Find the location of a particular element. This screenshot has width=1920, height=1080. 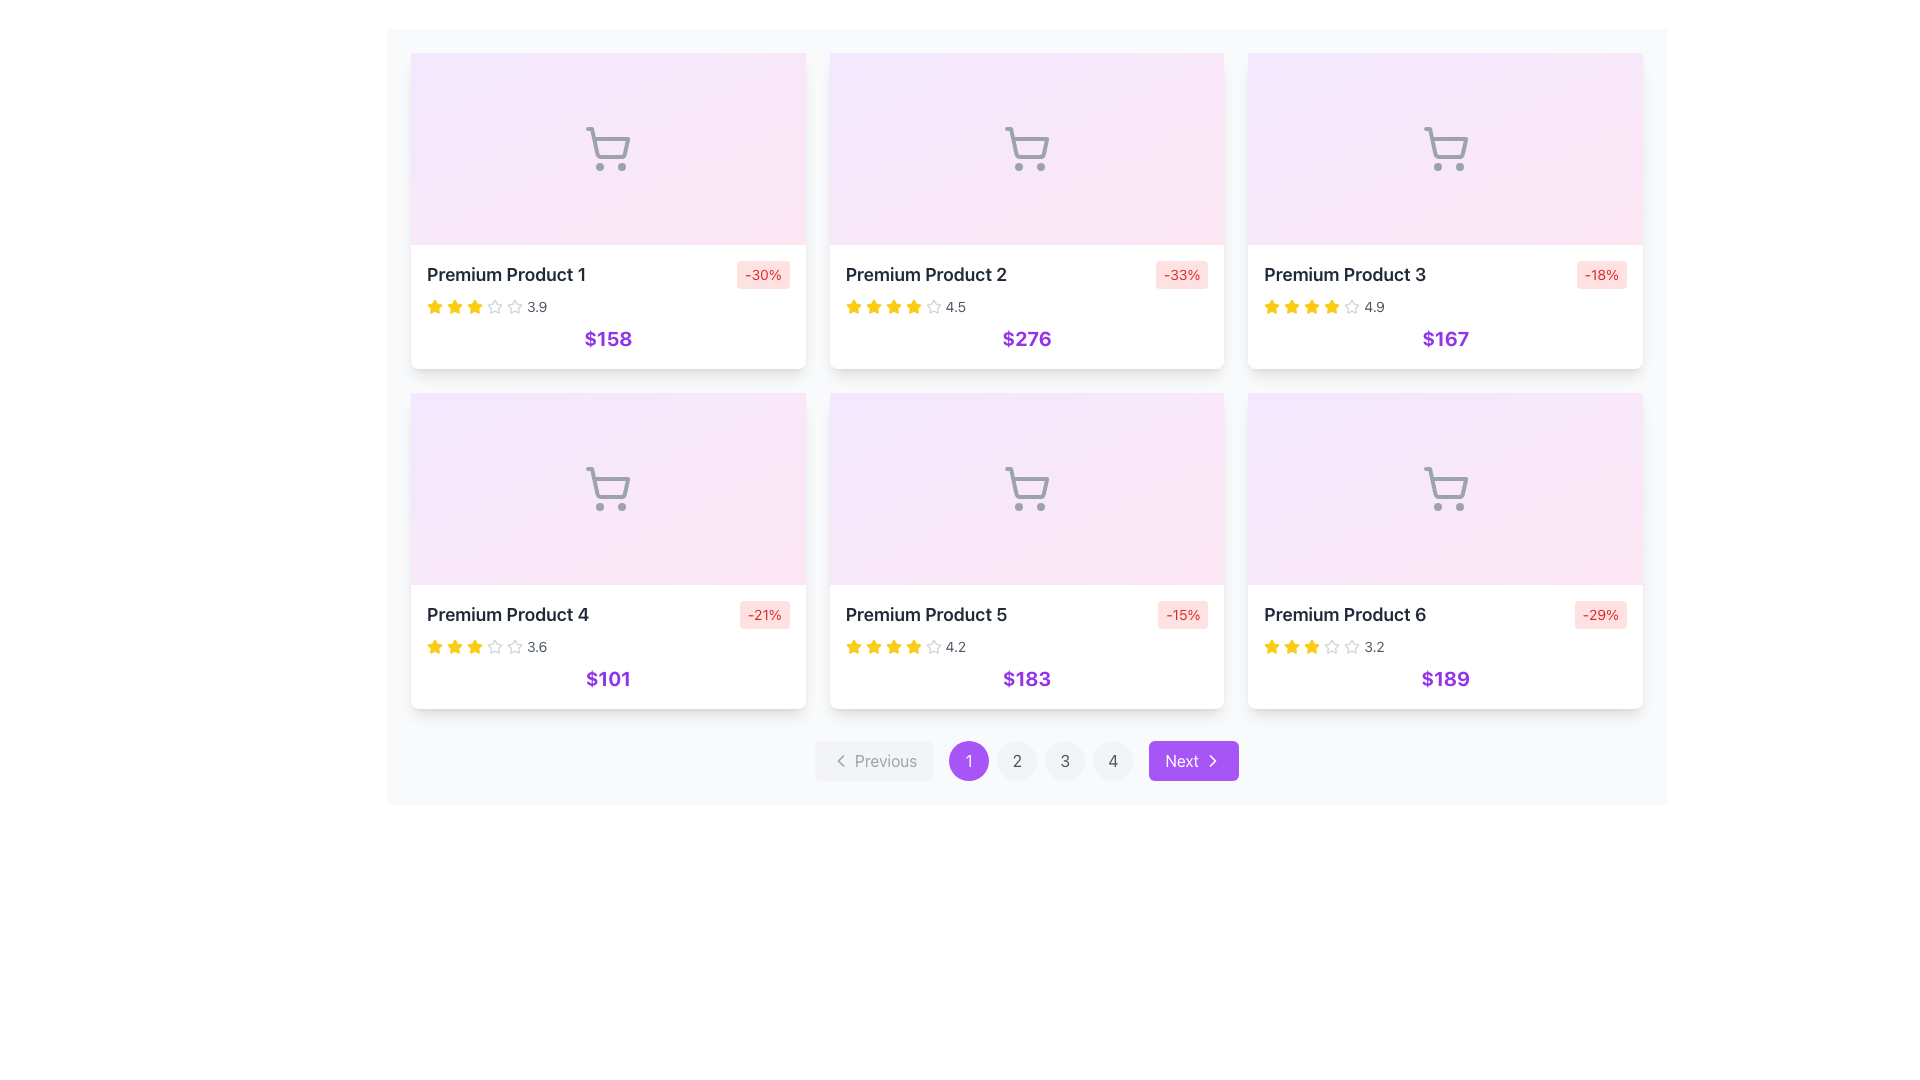

the text label displaying the numerical rating value '3.9', which is styled with a small text size and light gray color, positioned immediately after the star icons in the first product card of the grid layout is located at coordinates (537, 307).